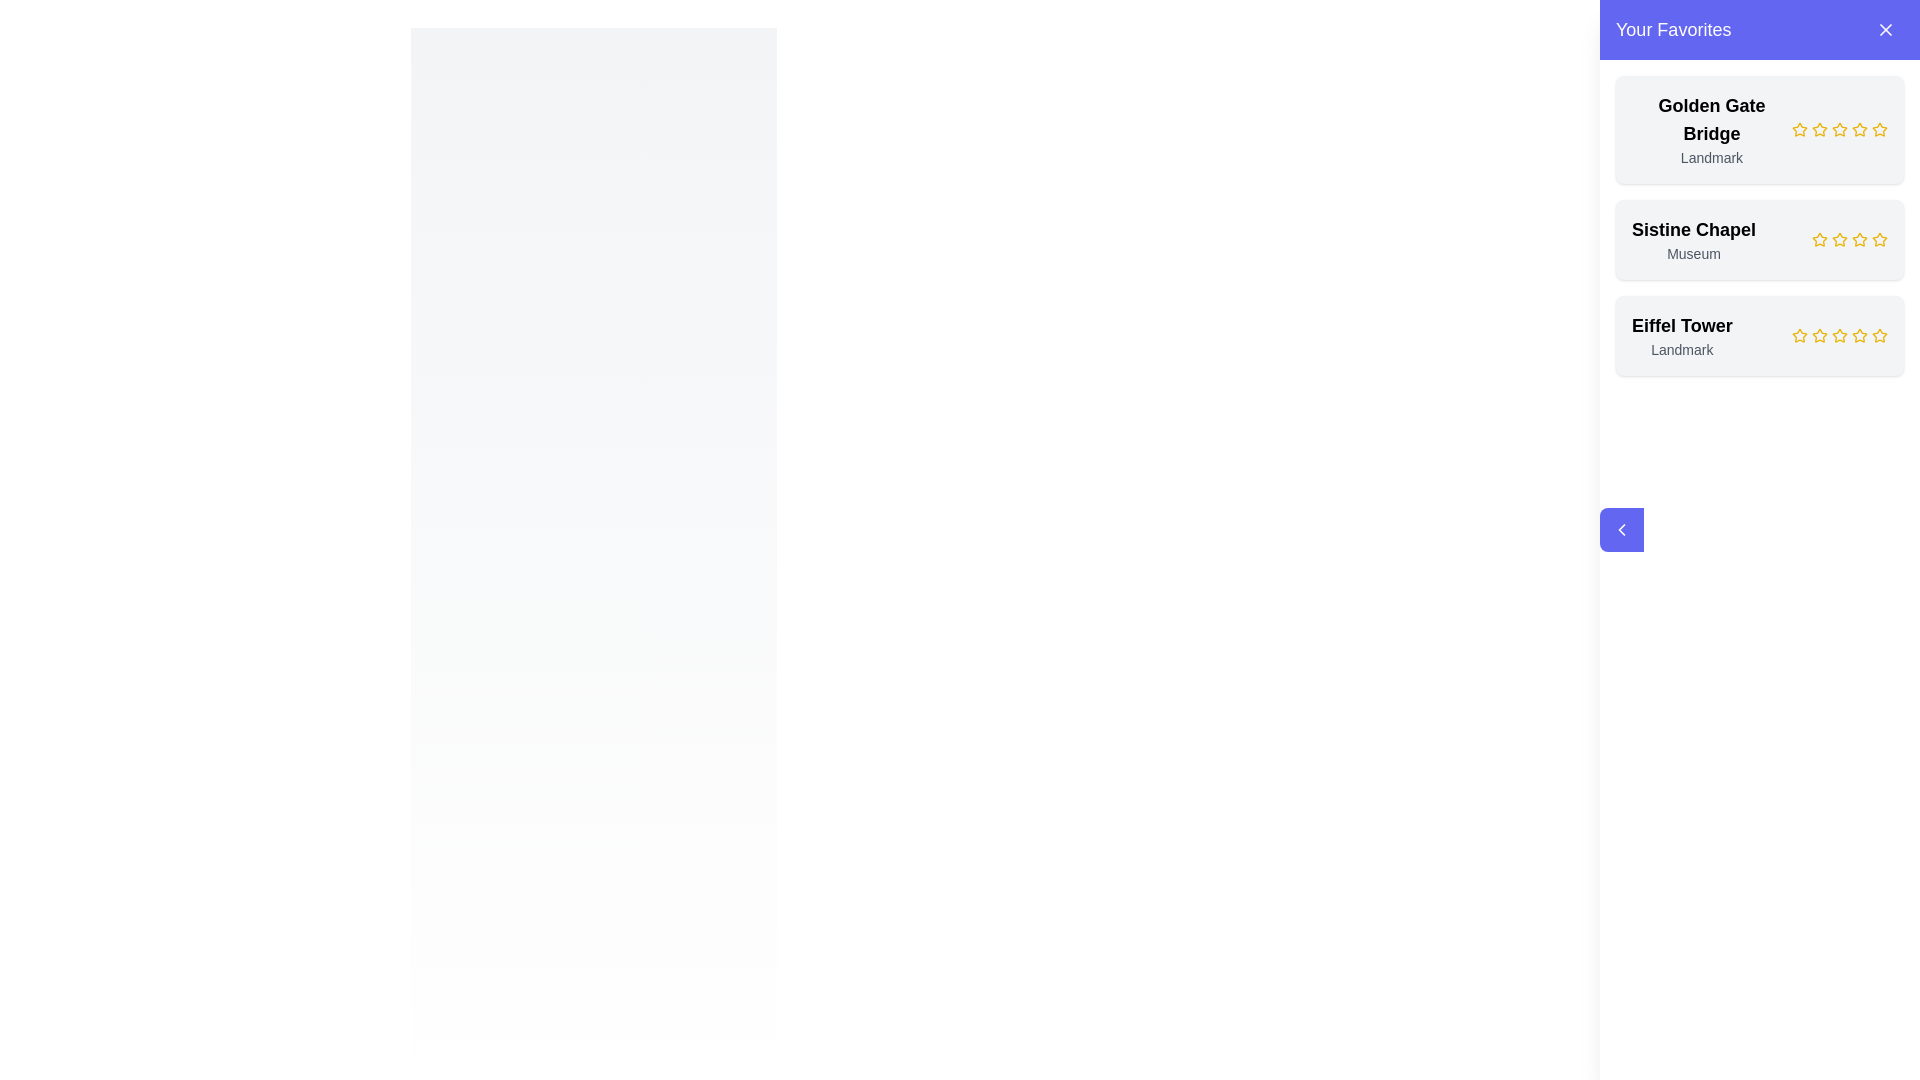  Describe the element at coordinates (1859, 334) in the screenshot. I see `the fifth star-shaped yellow rating icon in the 'Your Favorites' section corresponding to 'Eiffel Tower'` at that location.